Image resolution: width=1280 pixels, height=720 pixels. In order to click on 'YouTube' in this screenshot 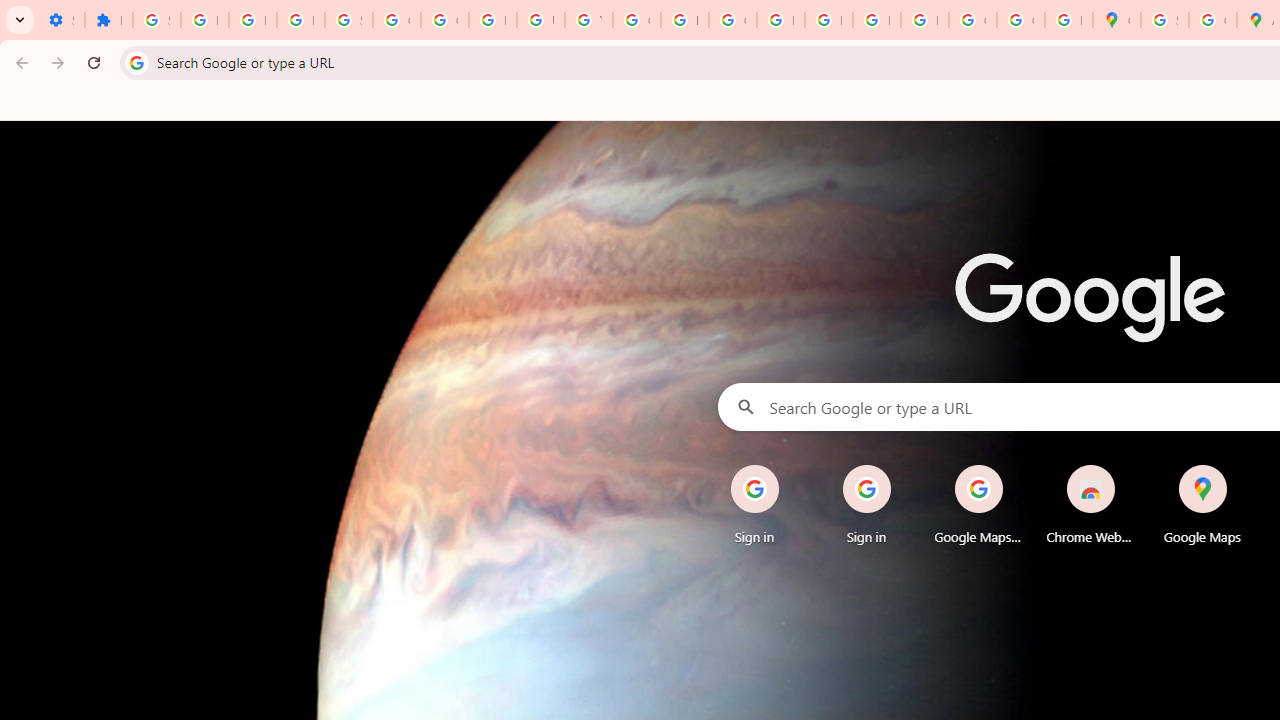, I will do `click(587, 20)`.